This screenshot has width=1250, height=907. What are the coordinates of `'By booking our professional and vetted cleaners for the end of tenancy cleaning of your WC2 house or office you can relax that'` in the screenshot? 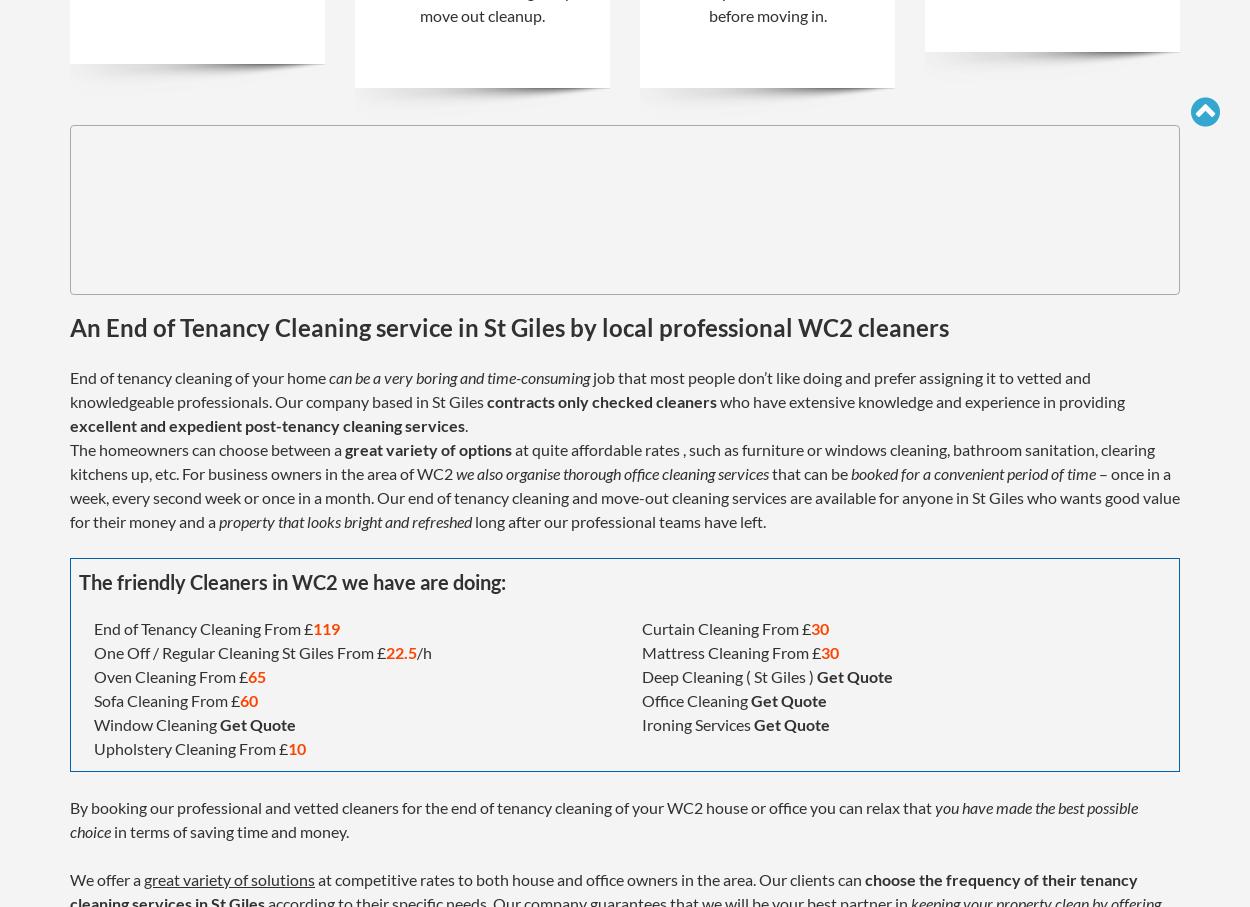 It's located at (69, 806).